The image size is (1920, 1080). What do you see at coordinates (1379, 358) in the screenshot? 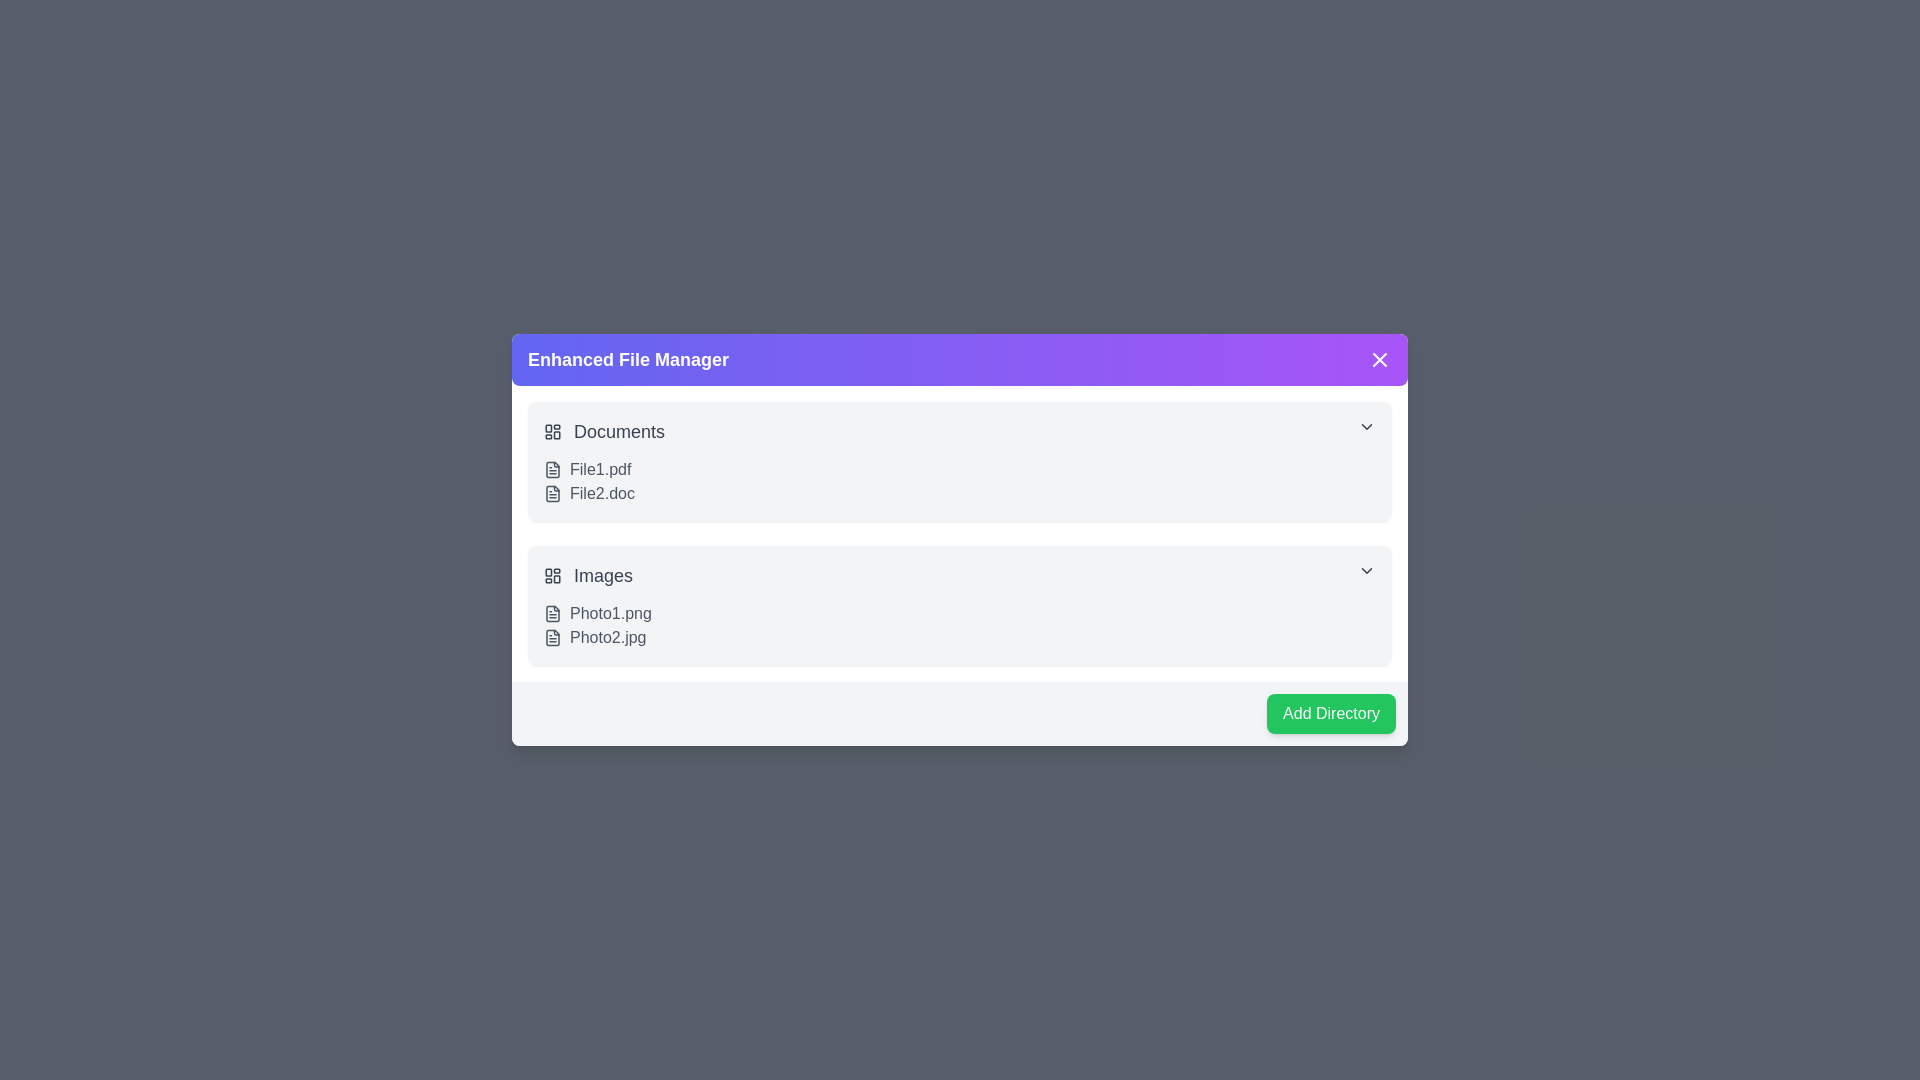
I see `the close button to close the dialog` at bounding box center [1379, 358].